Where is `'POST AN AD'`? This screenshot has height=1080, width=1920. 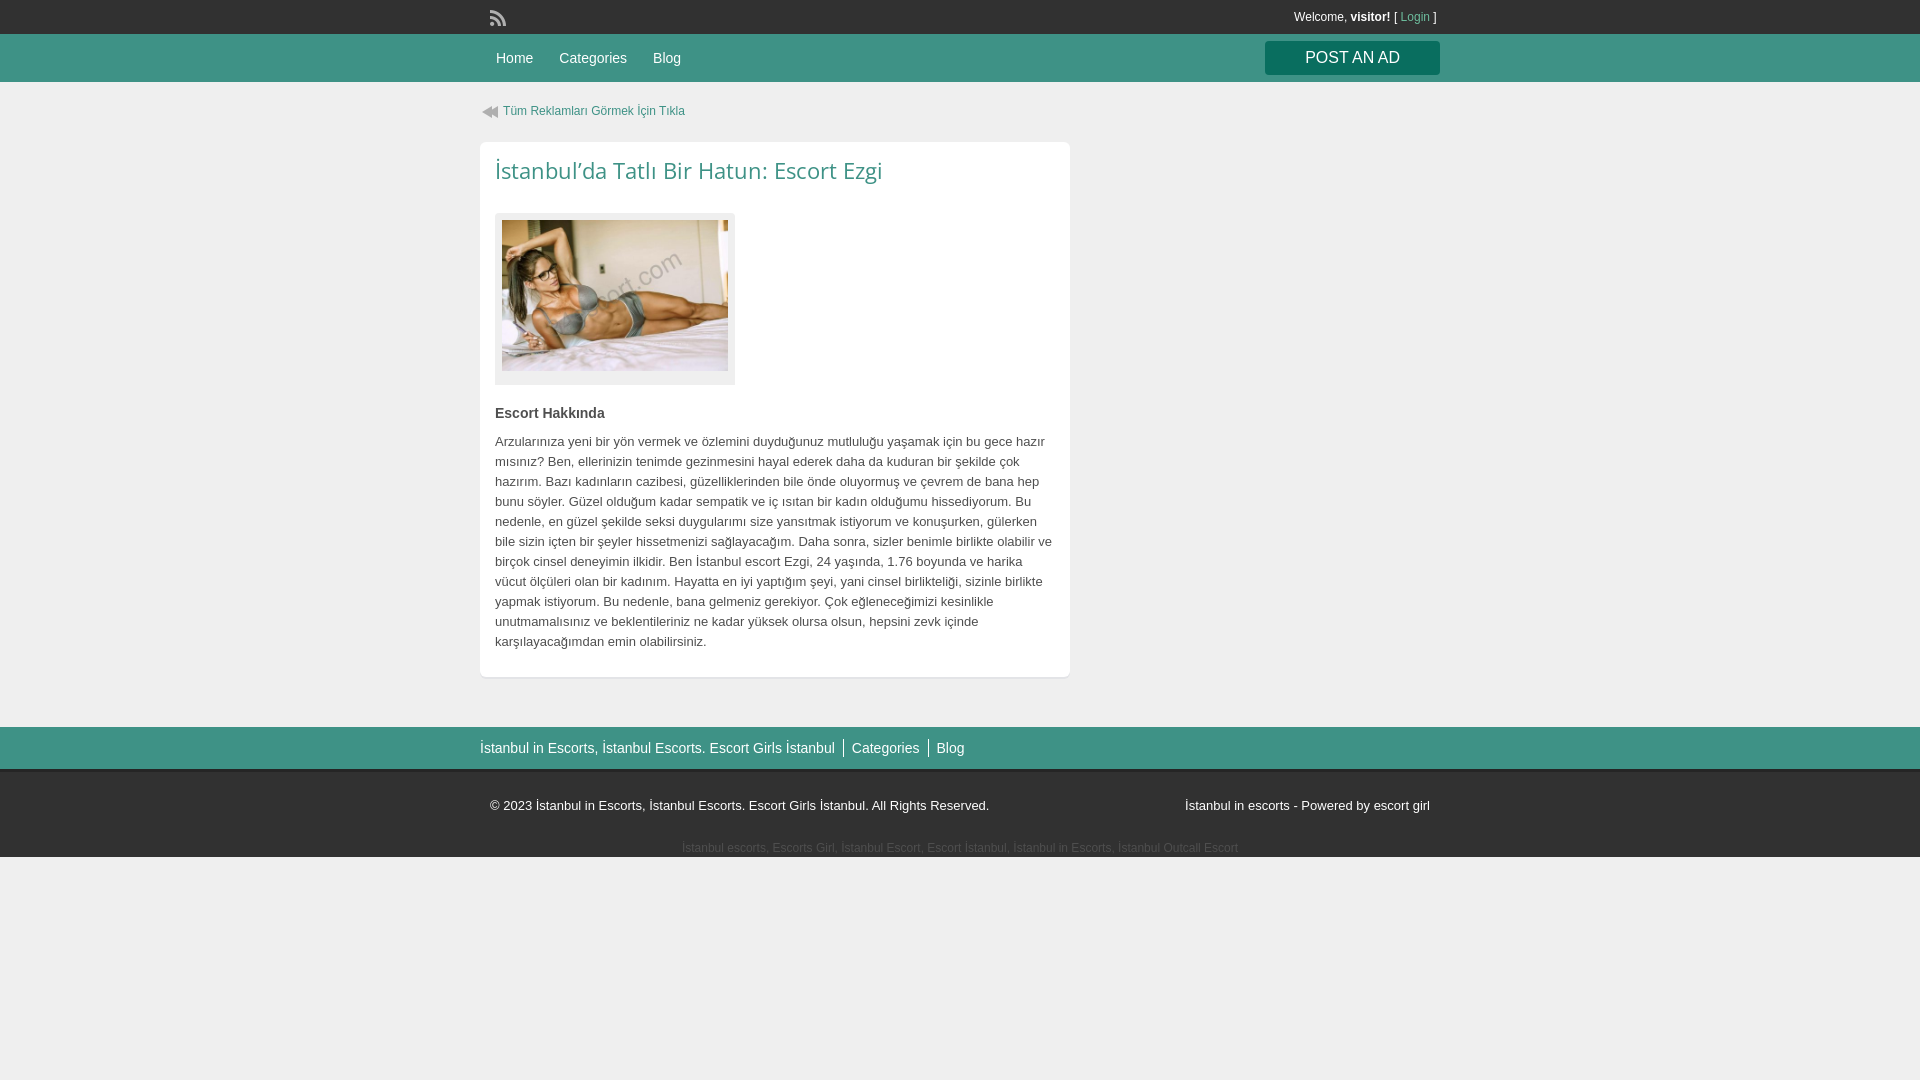 'POST AN AD' is located at coordinates (1352, 56).